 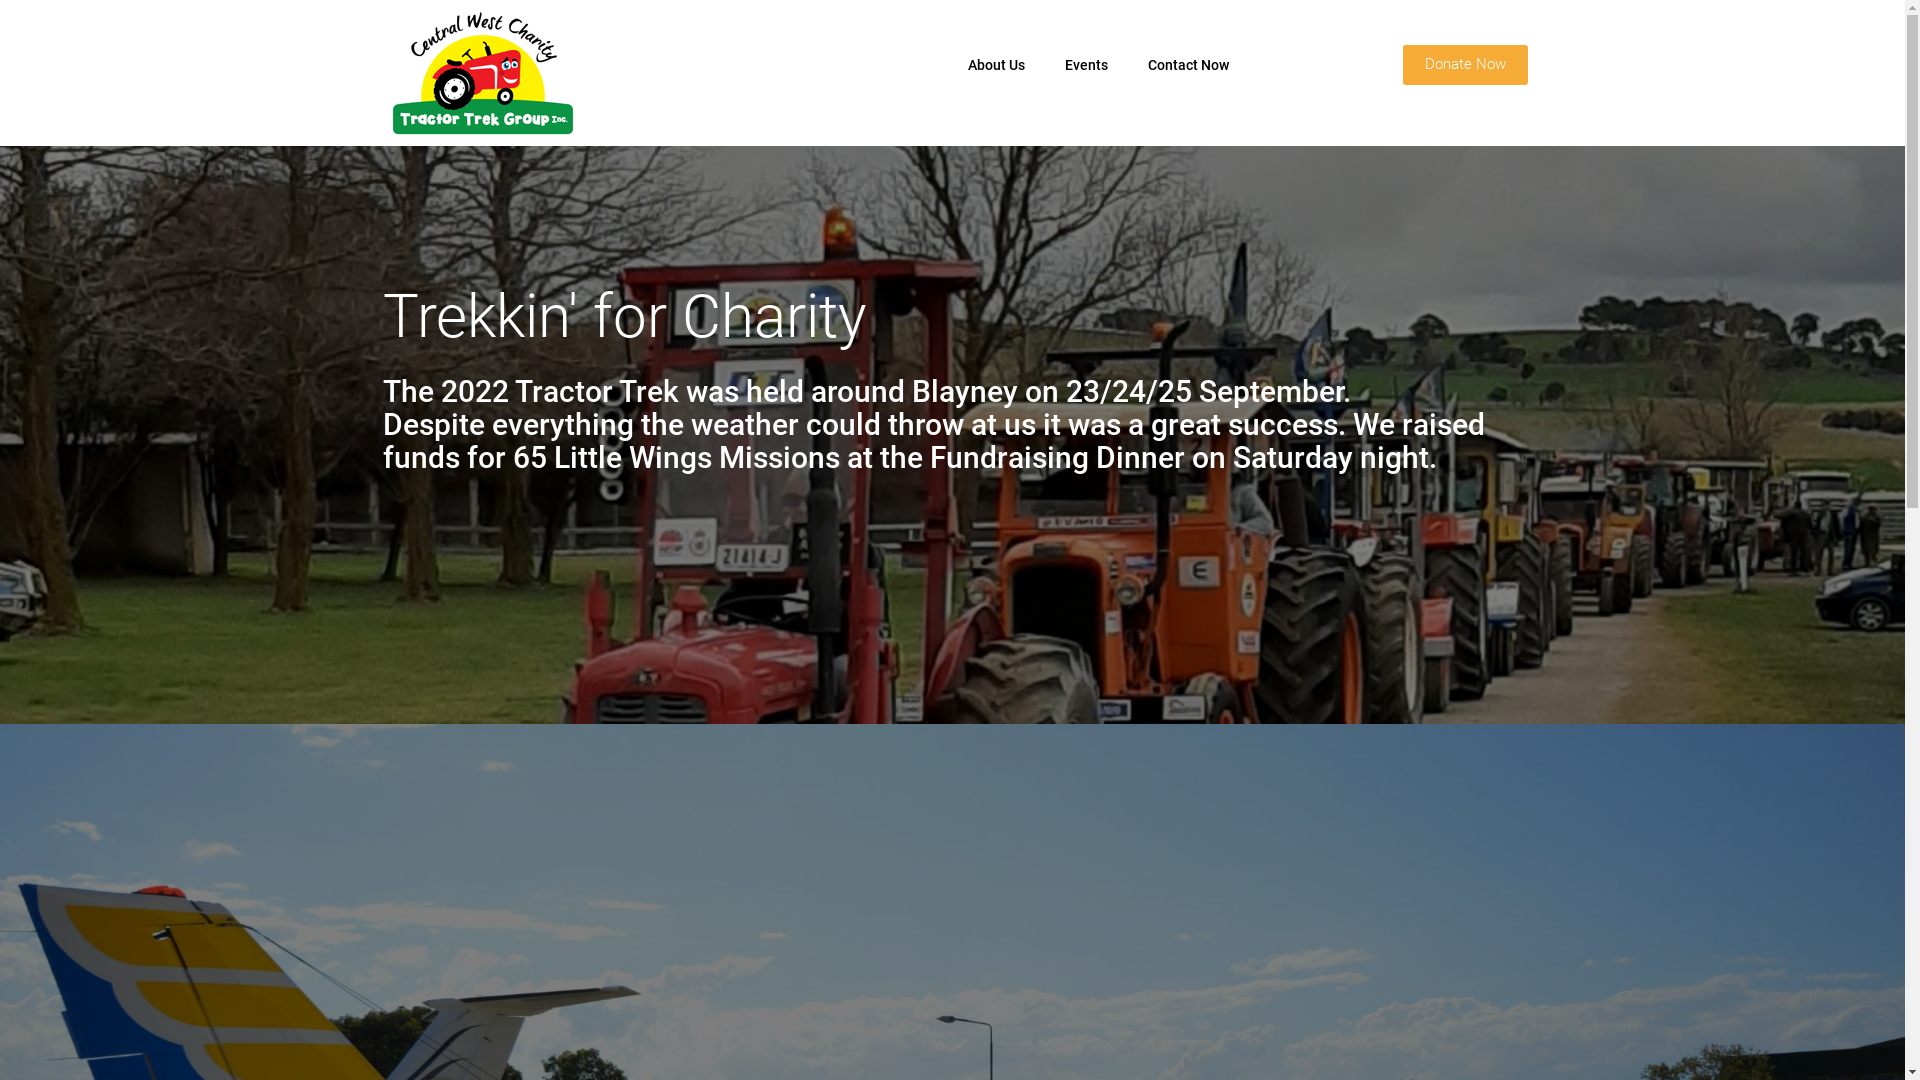 I want to click on 'Donate Now', so click(x=1464, y=64).